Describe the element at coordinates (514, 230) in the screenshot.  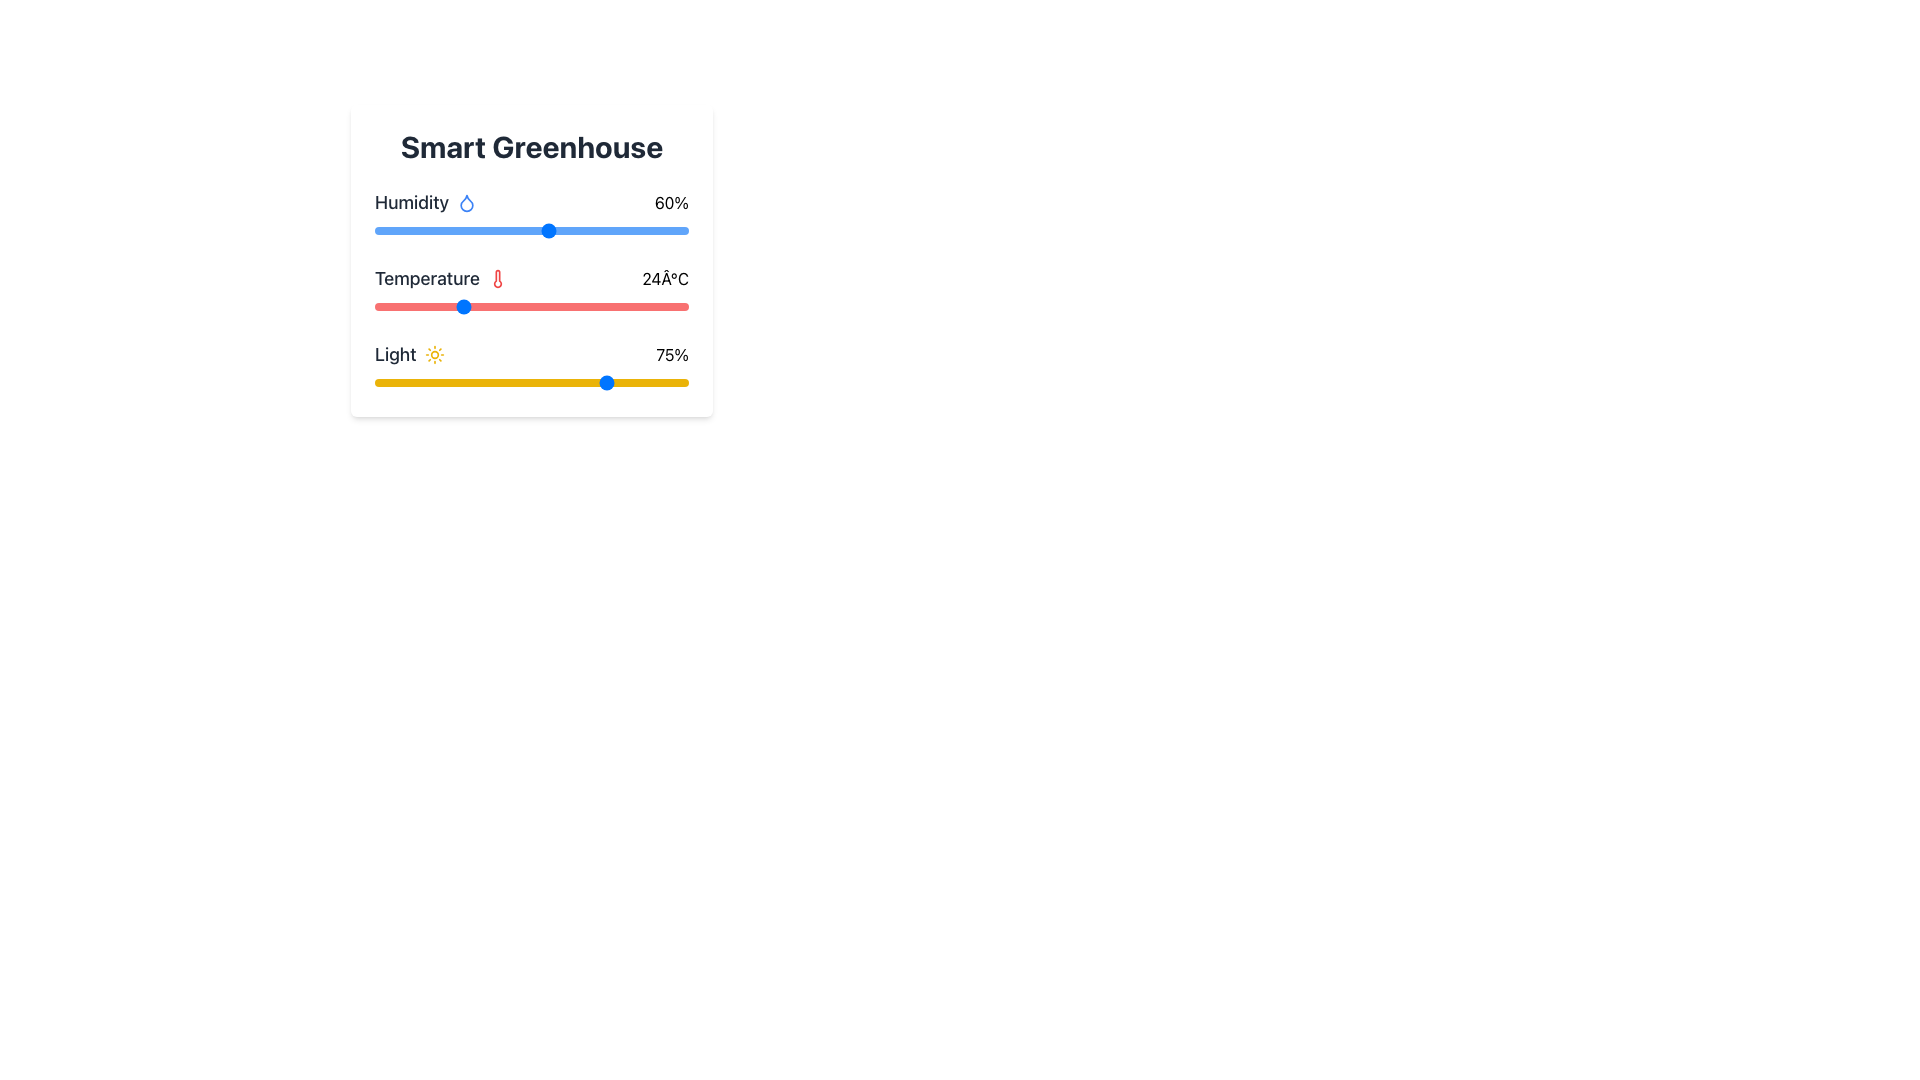
I see `the Humidity slider` at that location.